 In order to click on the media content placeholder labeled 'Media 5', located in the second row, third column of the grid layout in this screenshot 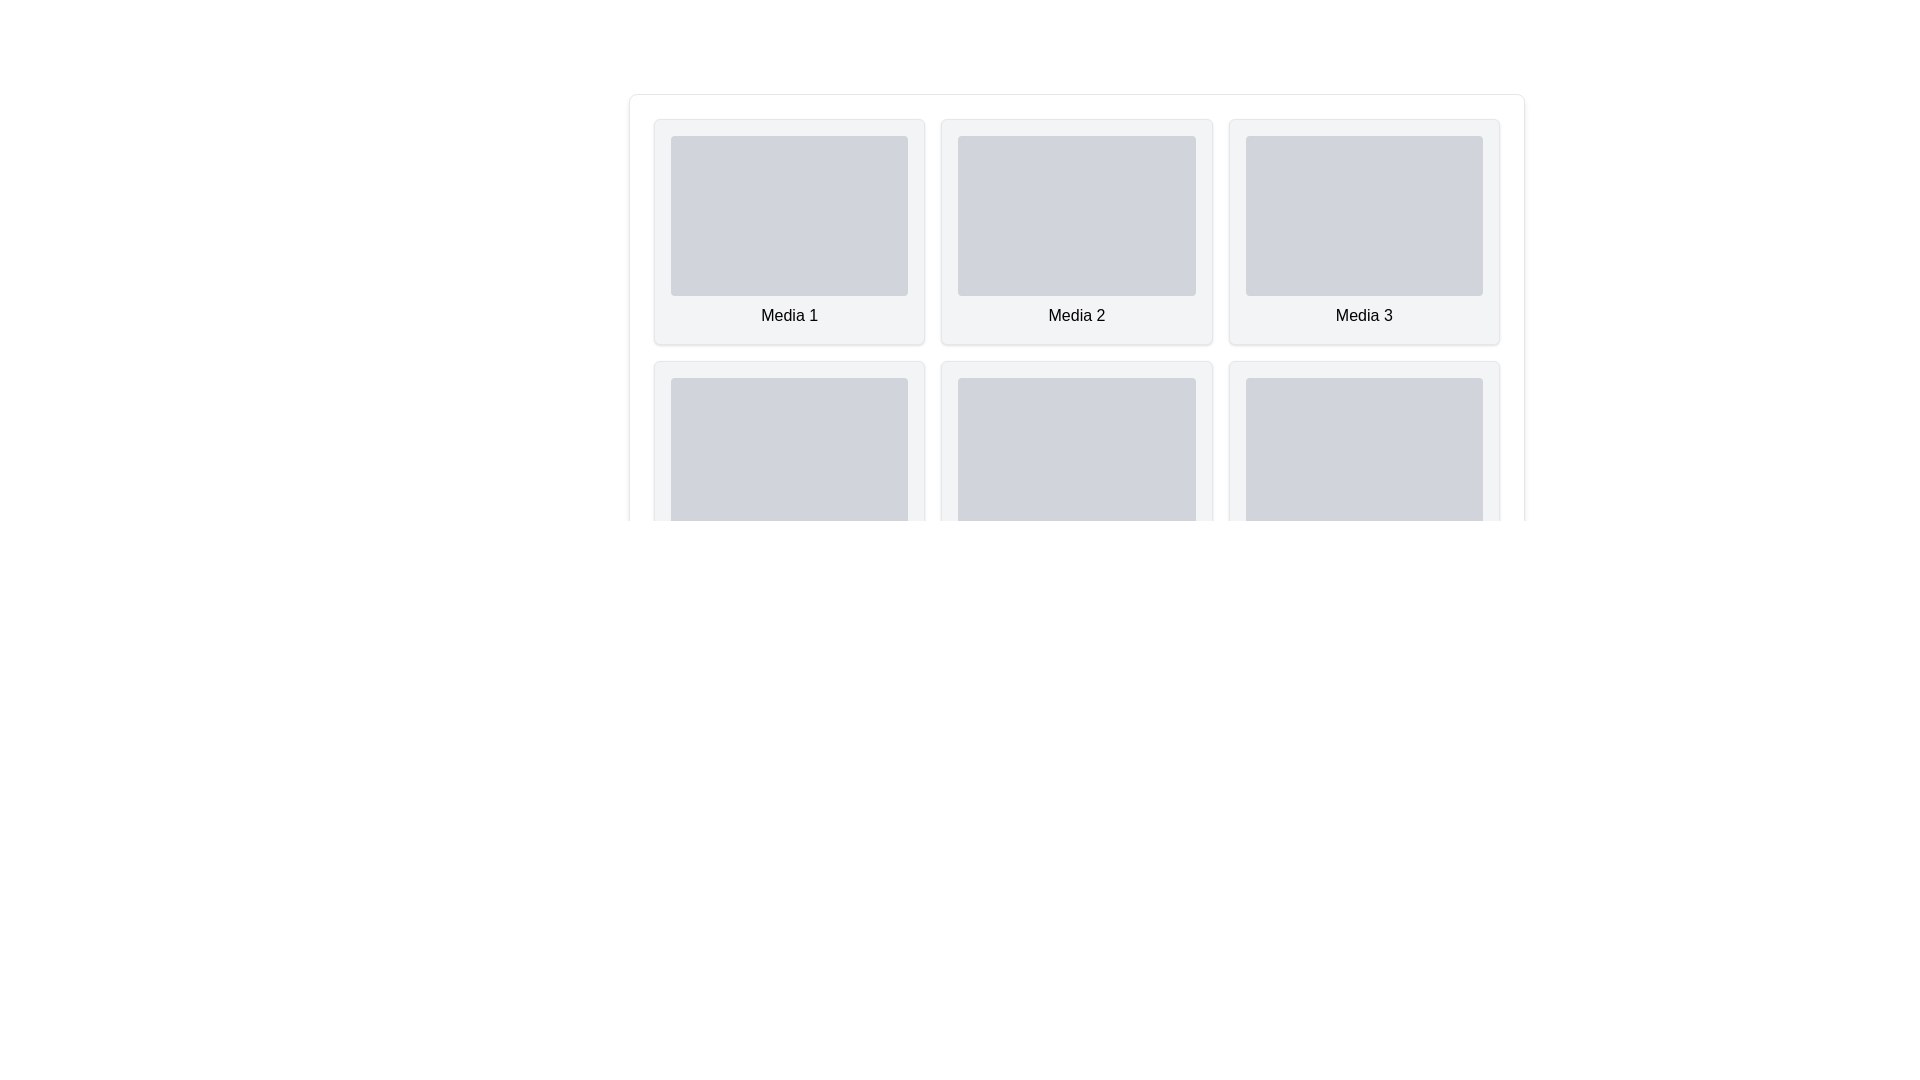, I will do `click(1074, 458)`.